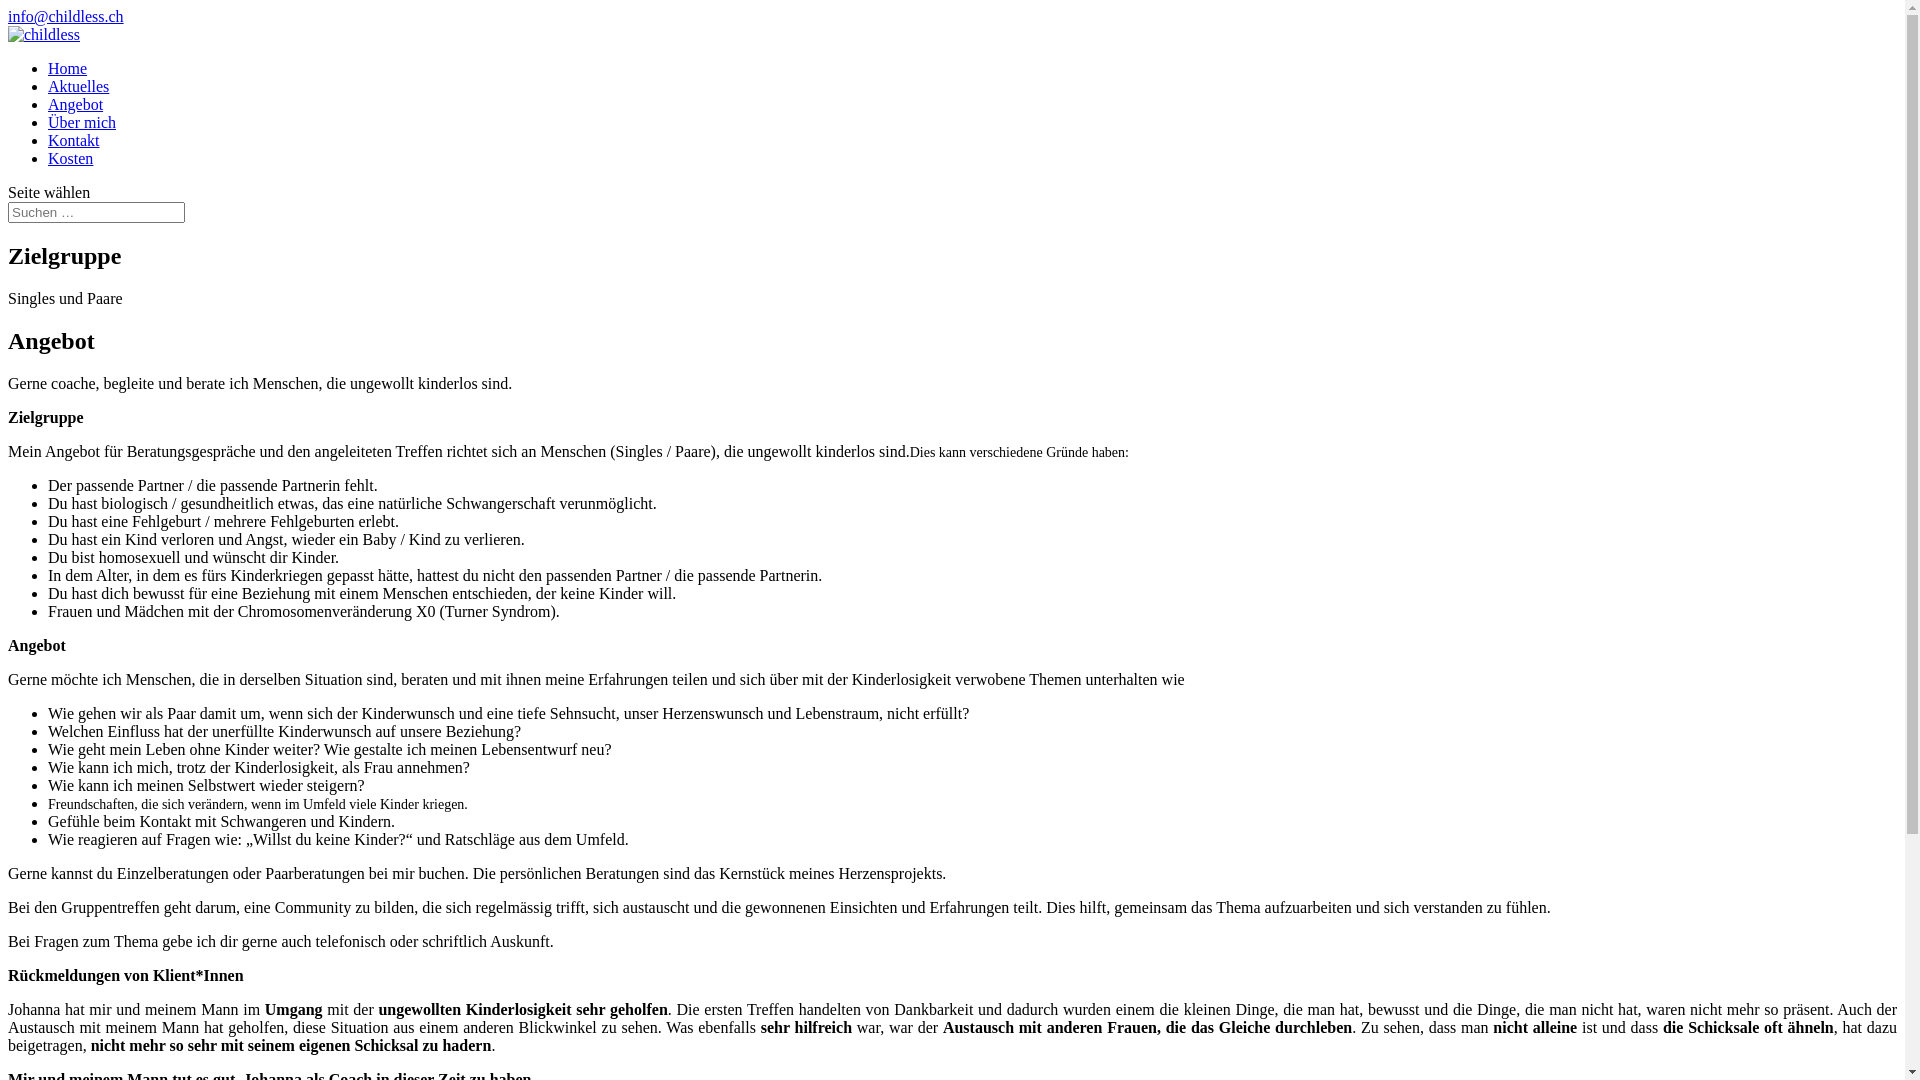 Image resolution: width=1920 pixels, height=1080 pixels. Describe the element at coordinates (75, 104) in the screenshot. I see `'Angebot'` at that location.